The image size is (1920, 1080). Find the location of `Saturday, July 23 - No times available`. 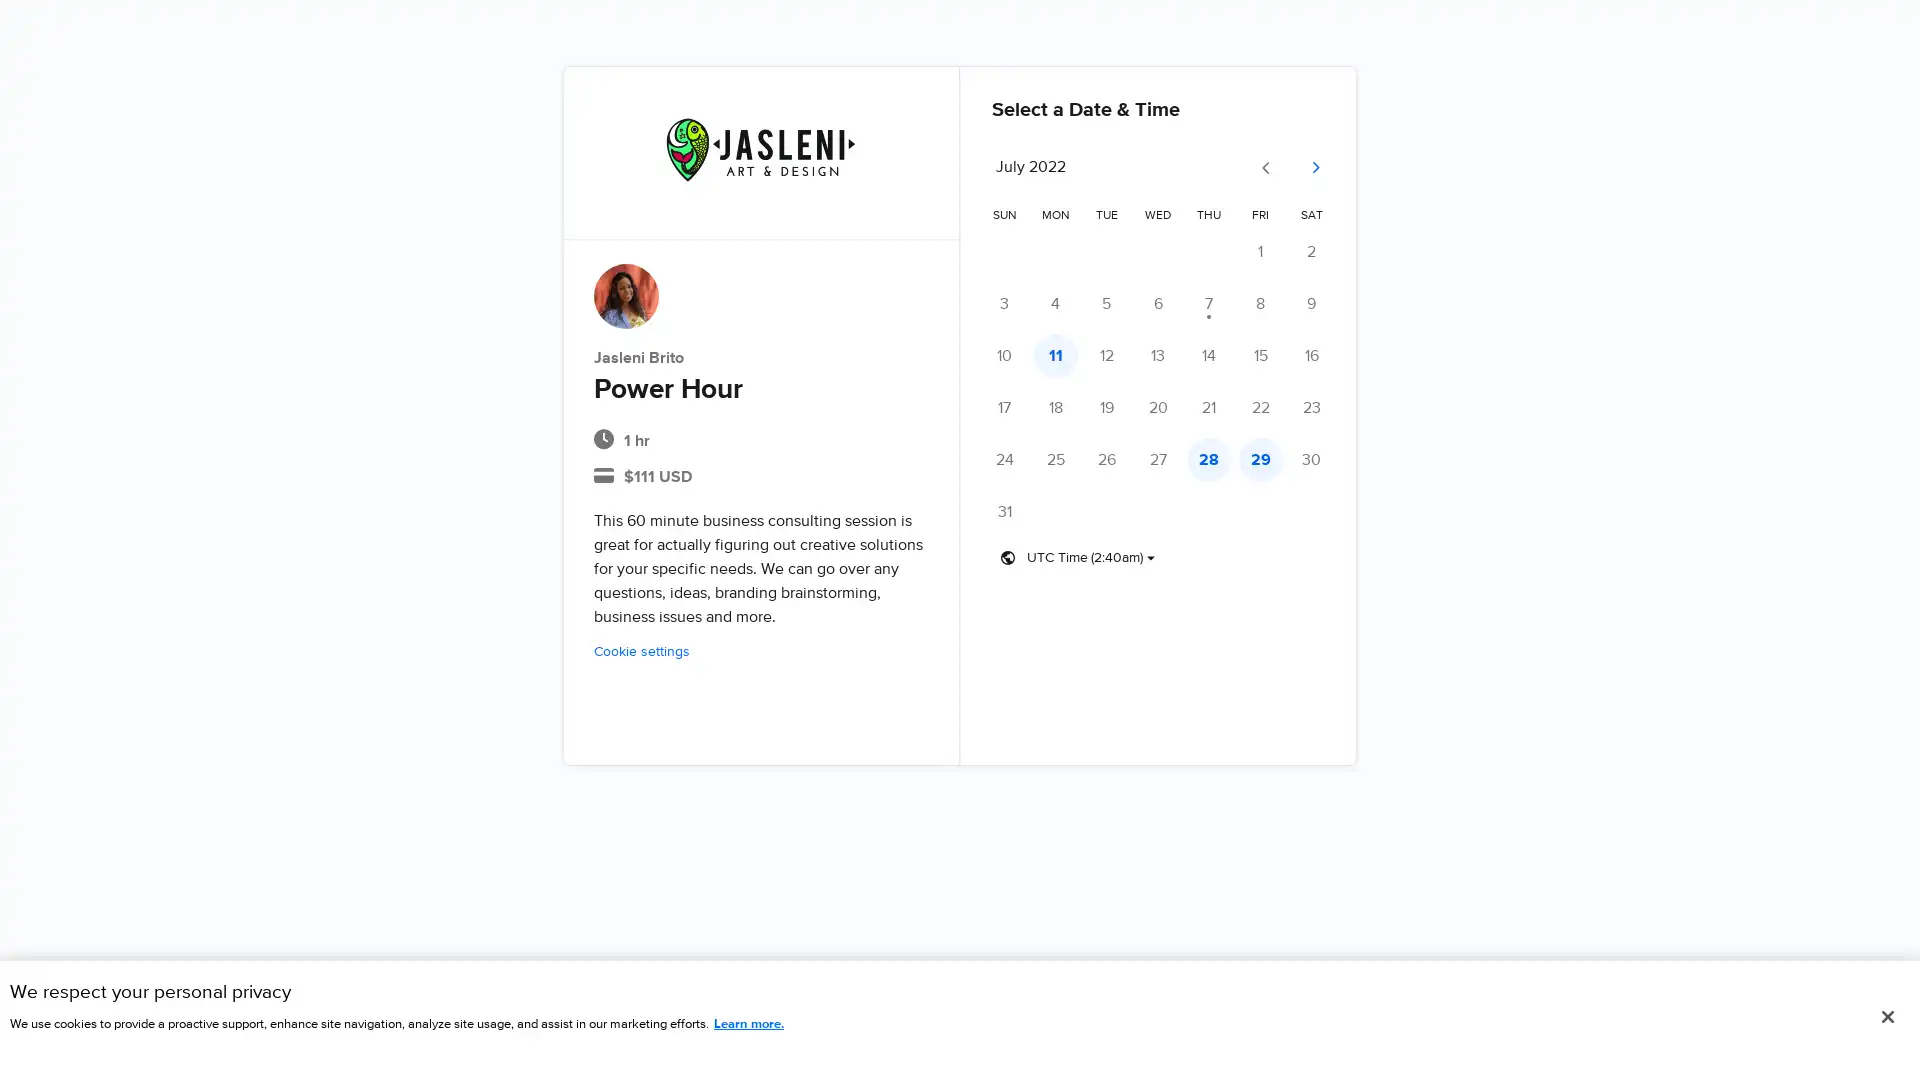

Saturday, July 23 - No times available is located at coordinates (1314, 407).